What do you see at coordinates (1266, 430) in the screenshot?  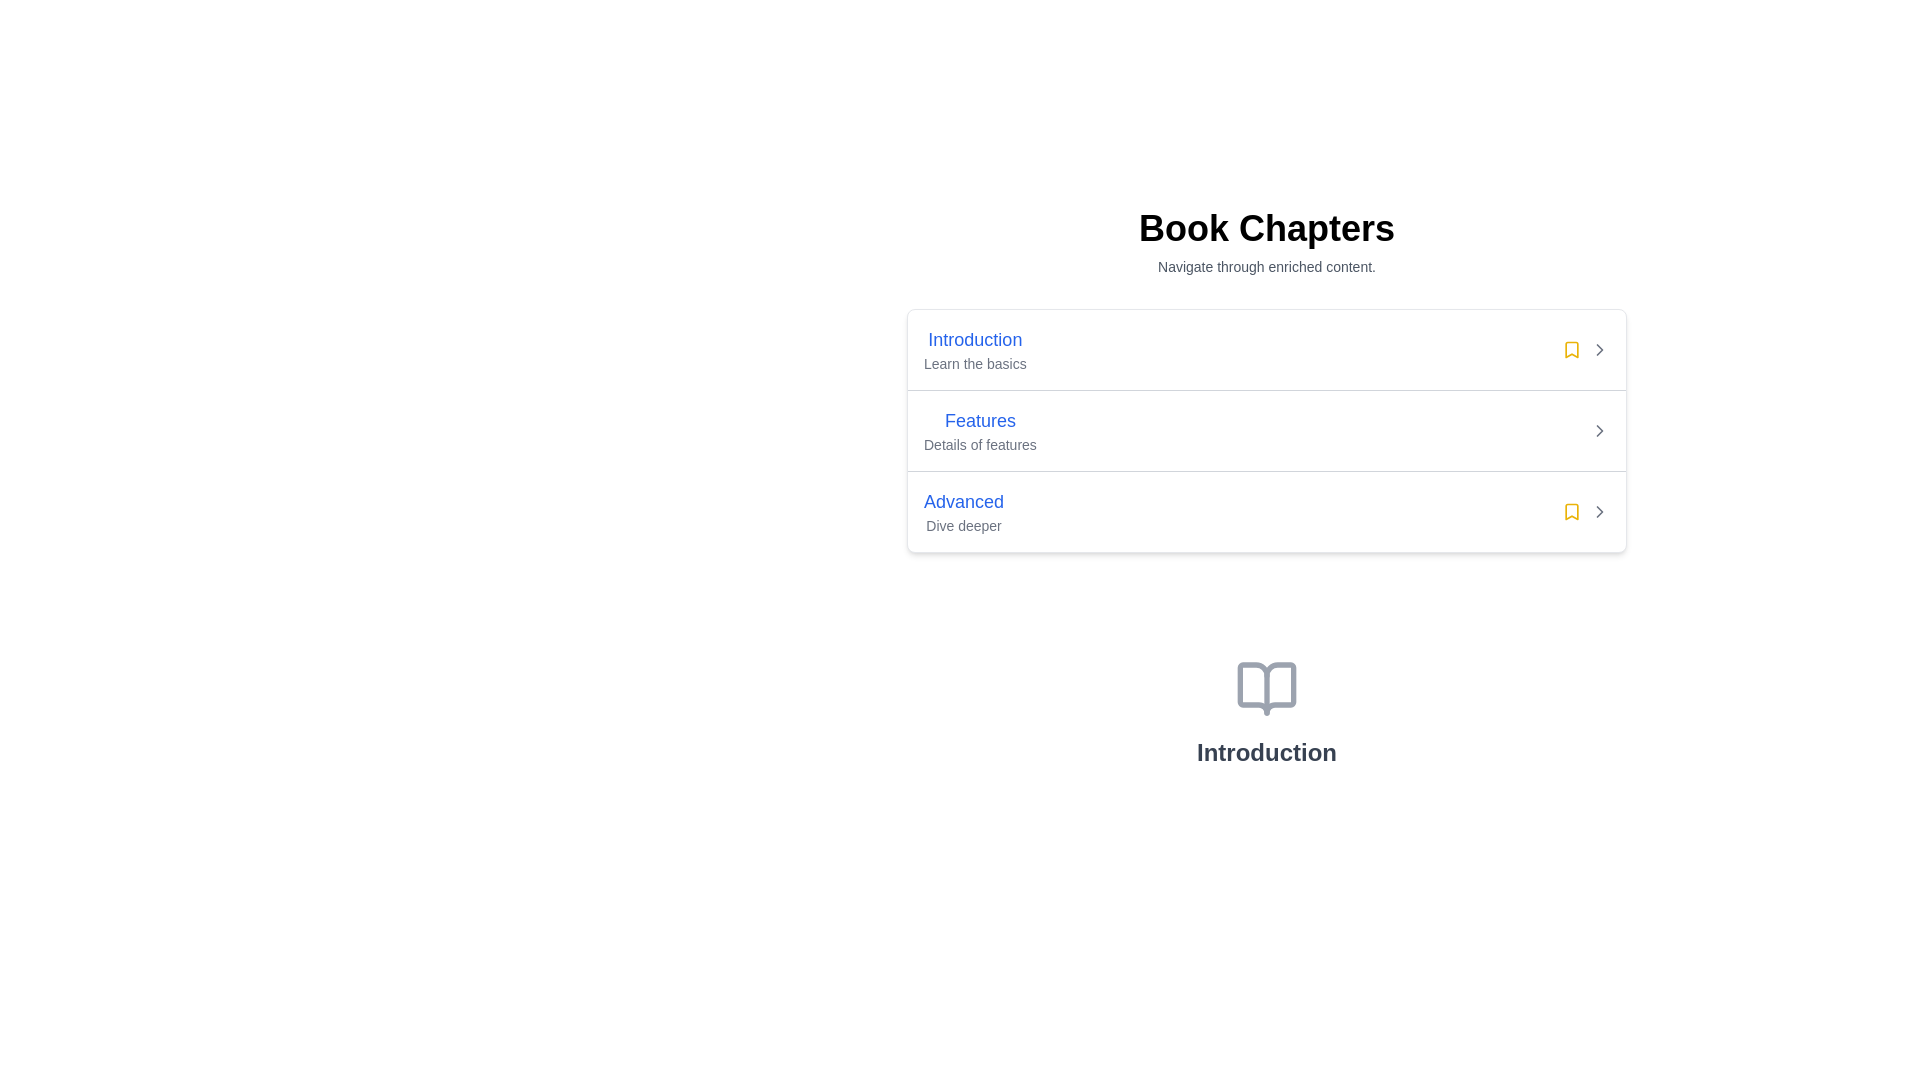 I see `the interactive list item displaying 'Features' with a gray subtext 'Details of features', located in the 'Book Chapters' list, positioned between 'Introduction' and 'Advanced'` at bounding box center [1266, 430].